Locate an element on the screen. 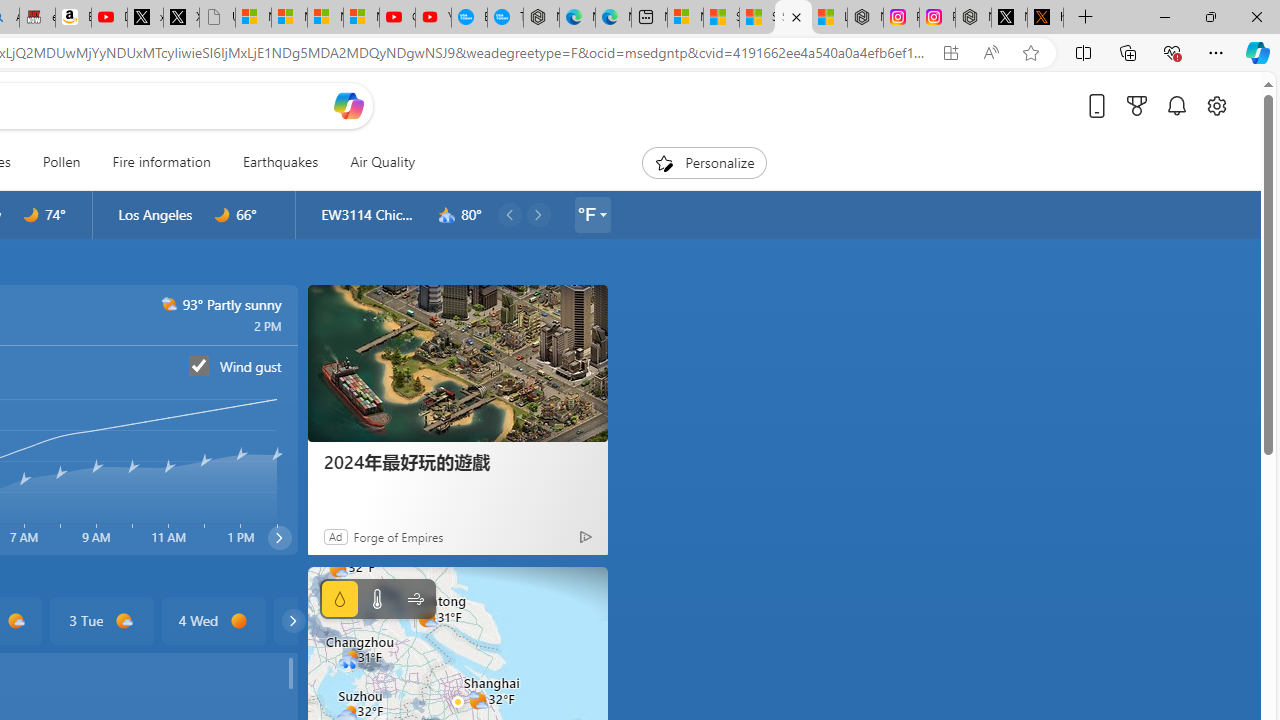 This screenshot has width=1280, height=720. 'To get missing image descriptions, open the context menu.' is located at coordinates (664, 161).